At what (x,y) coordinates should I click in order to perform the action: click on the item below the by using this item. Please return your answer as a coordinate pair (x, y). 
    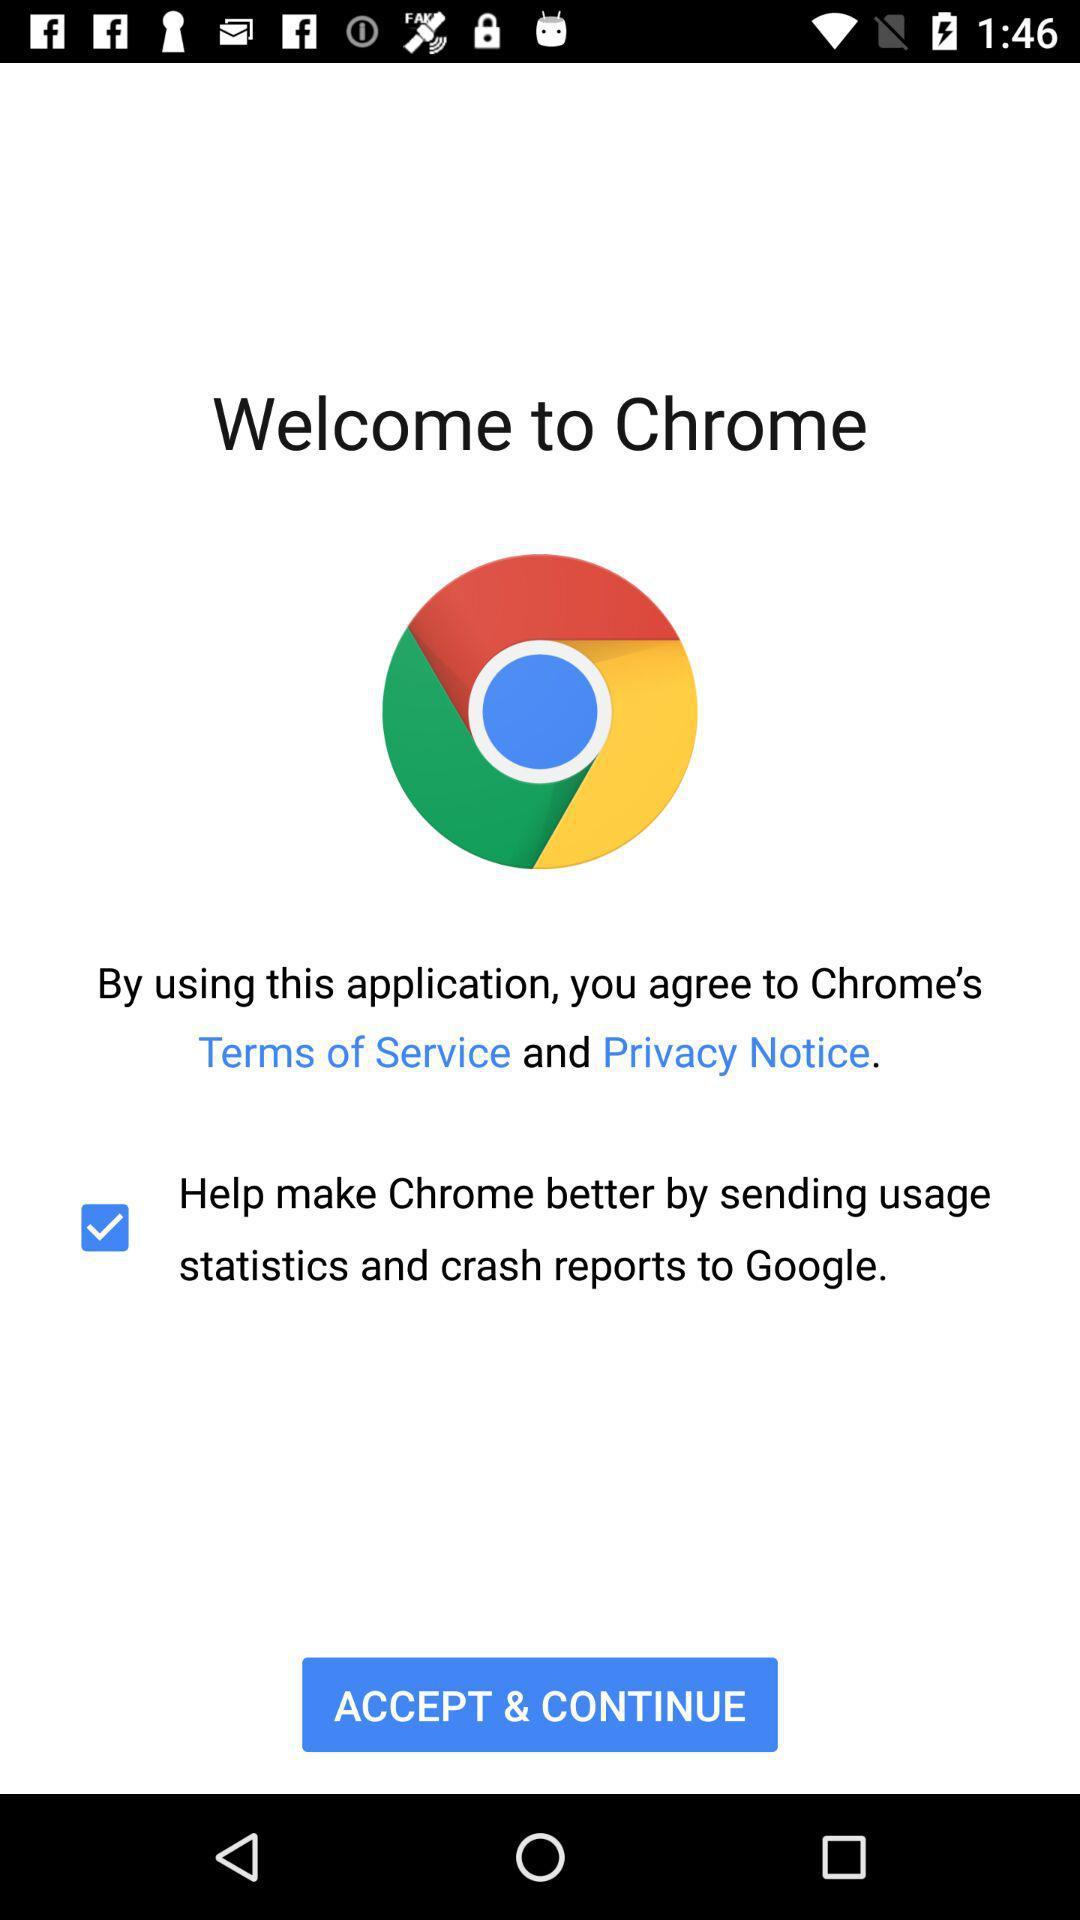
    Looking at the image, I should click on (540, 1226).